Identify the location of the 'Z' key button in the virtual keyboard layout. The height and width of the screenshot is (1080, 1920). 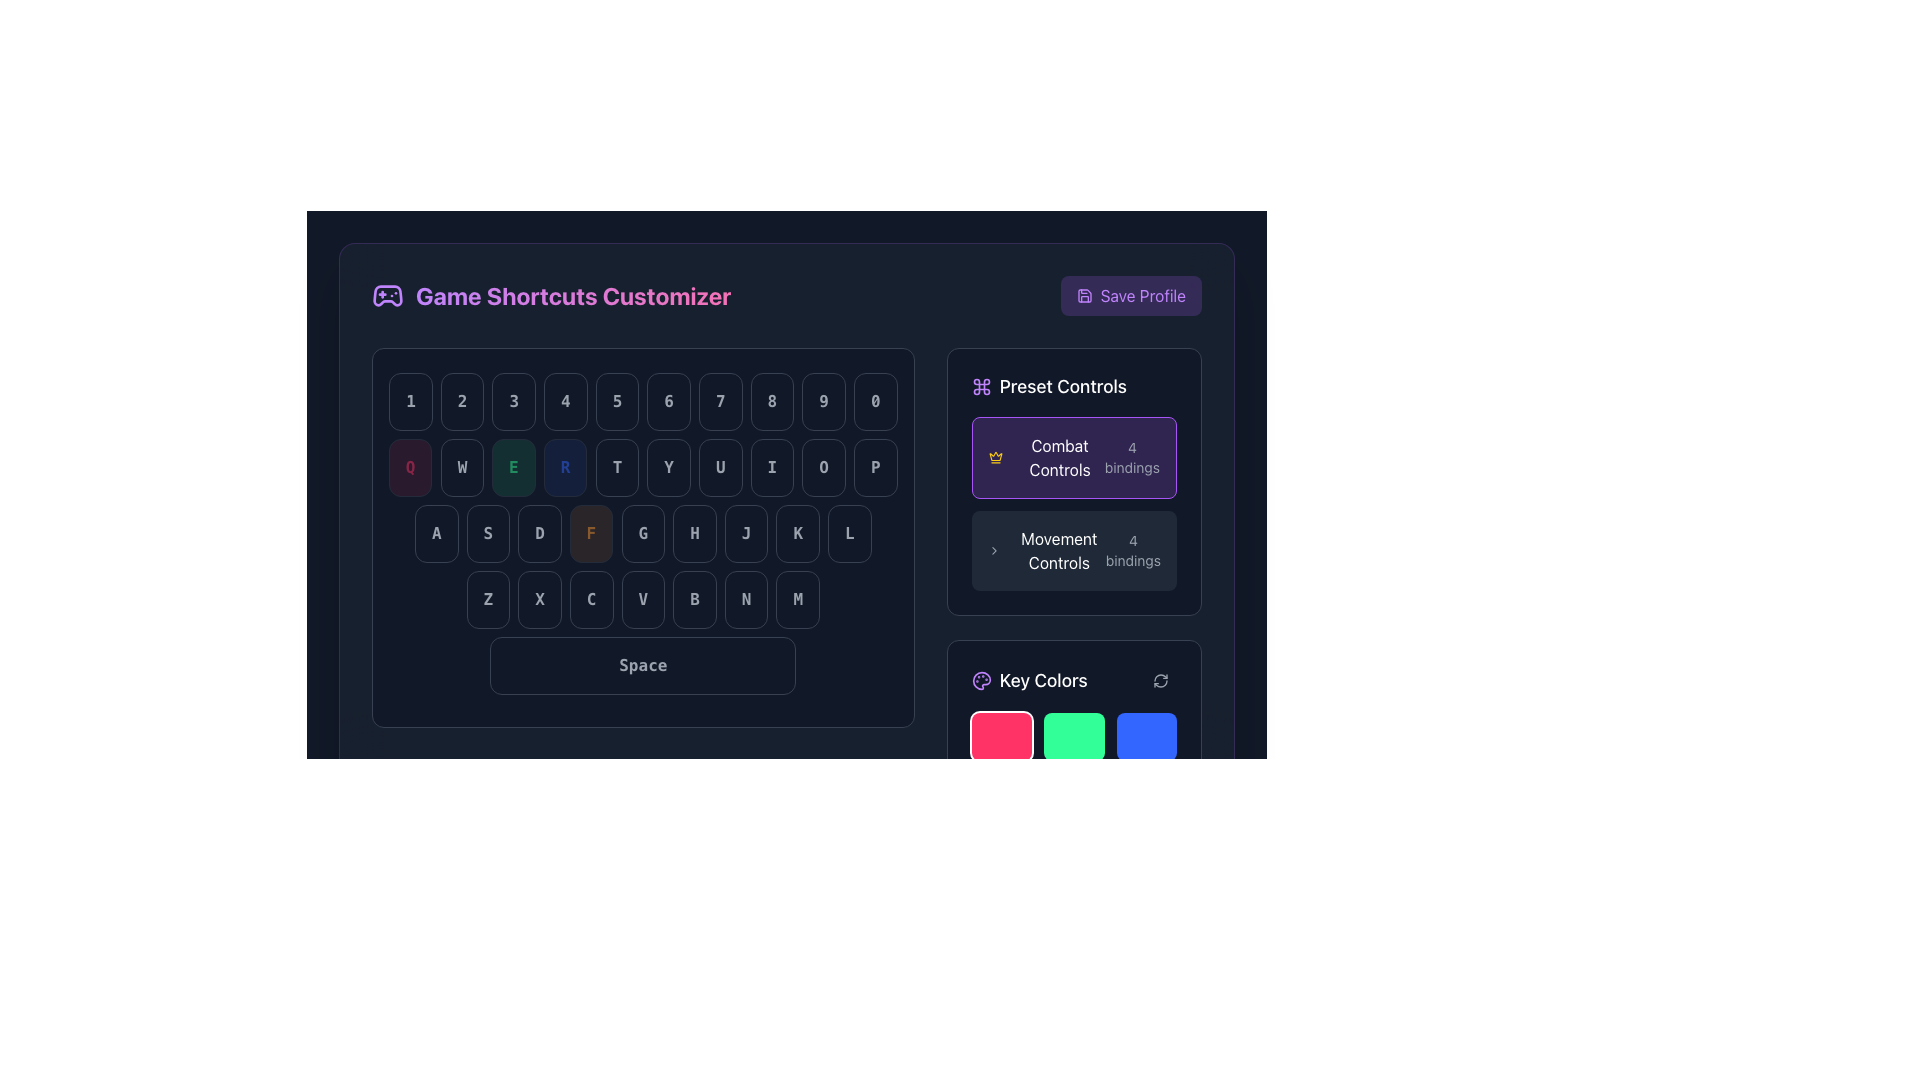
(488, 599).